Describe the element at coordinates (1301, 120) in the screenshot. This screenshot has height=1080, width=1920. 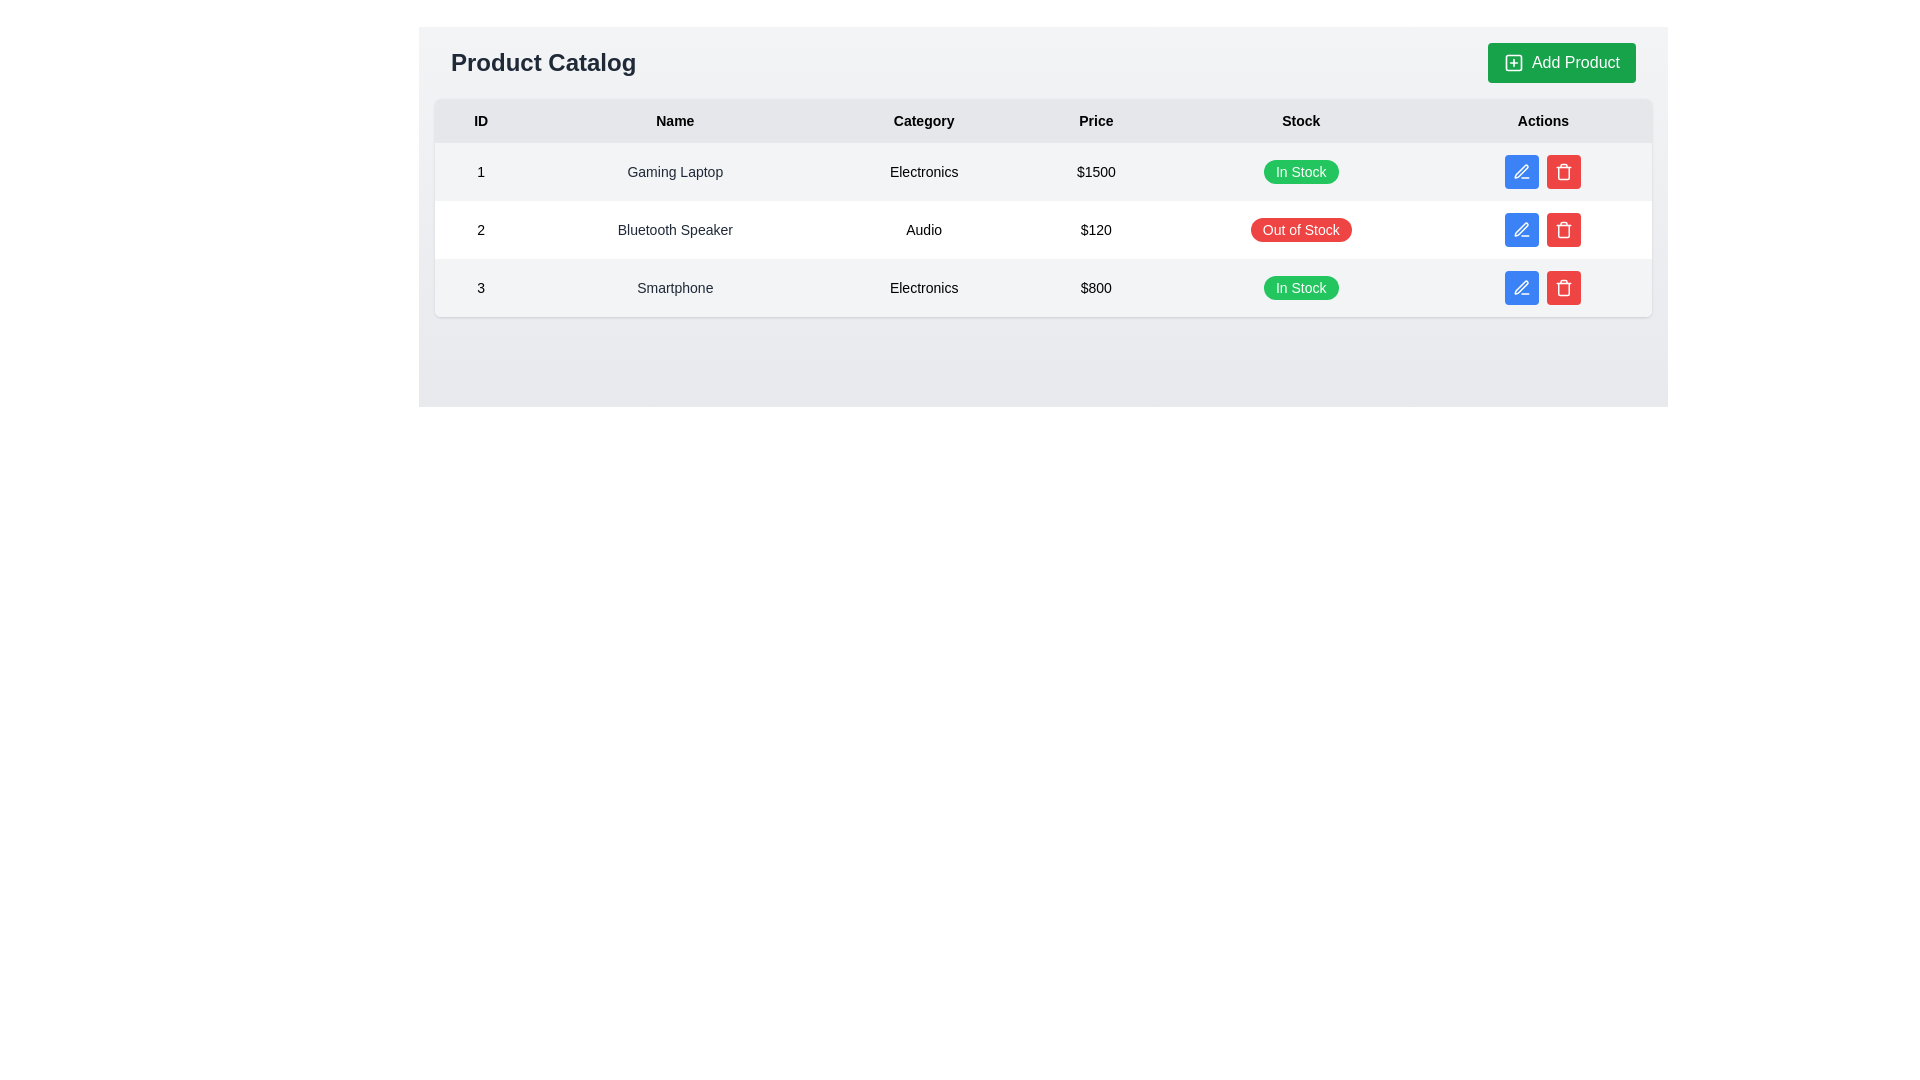
I see `the header label for the stock information column, which is the fifth item in the header row containing 'ID', 'Name', 'Category', 'Price', 'Stock', and 'Actions'` at that location.